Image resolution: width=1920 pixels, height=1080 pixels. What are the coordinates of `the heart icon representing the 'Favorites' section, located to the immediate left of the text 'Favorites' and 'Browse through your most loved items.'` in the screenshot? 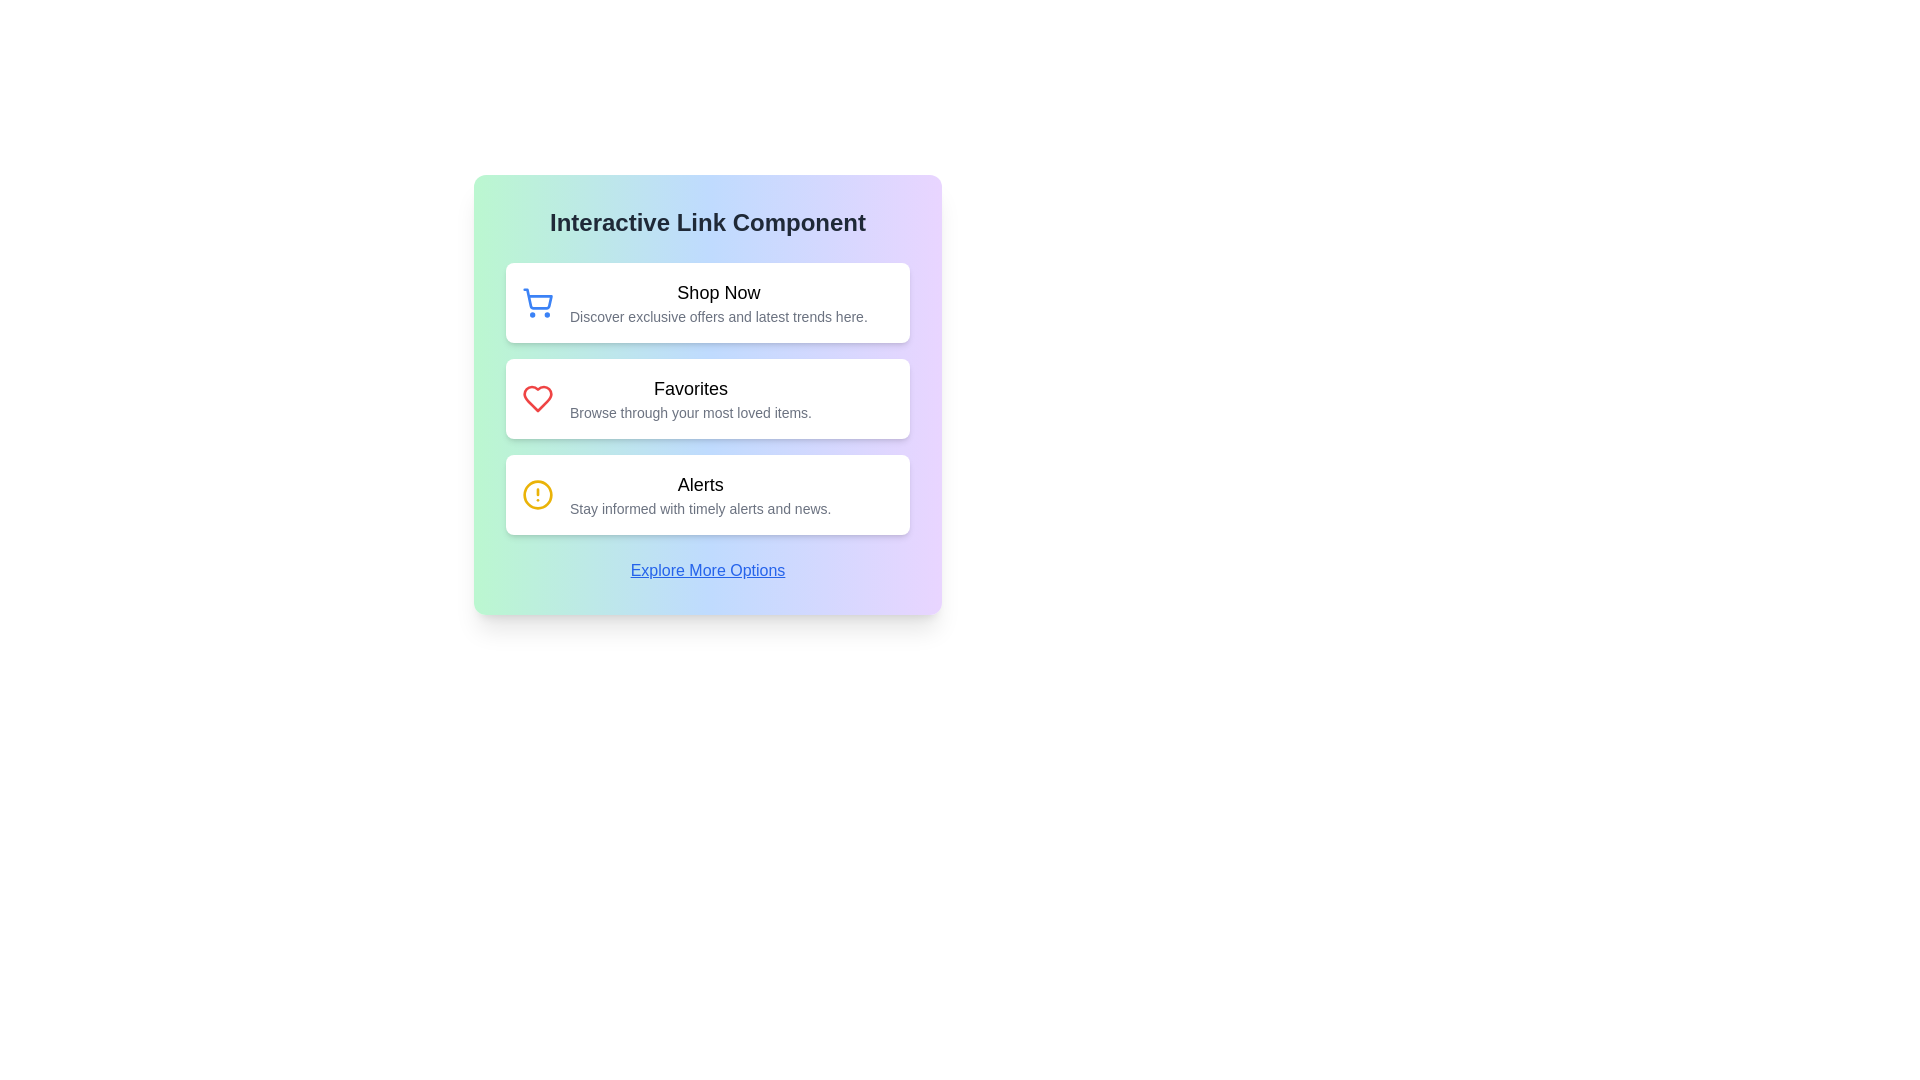 It's located at (537, 398).